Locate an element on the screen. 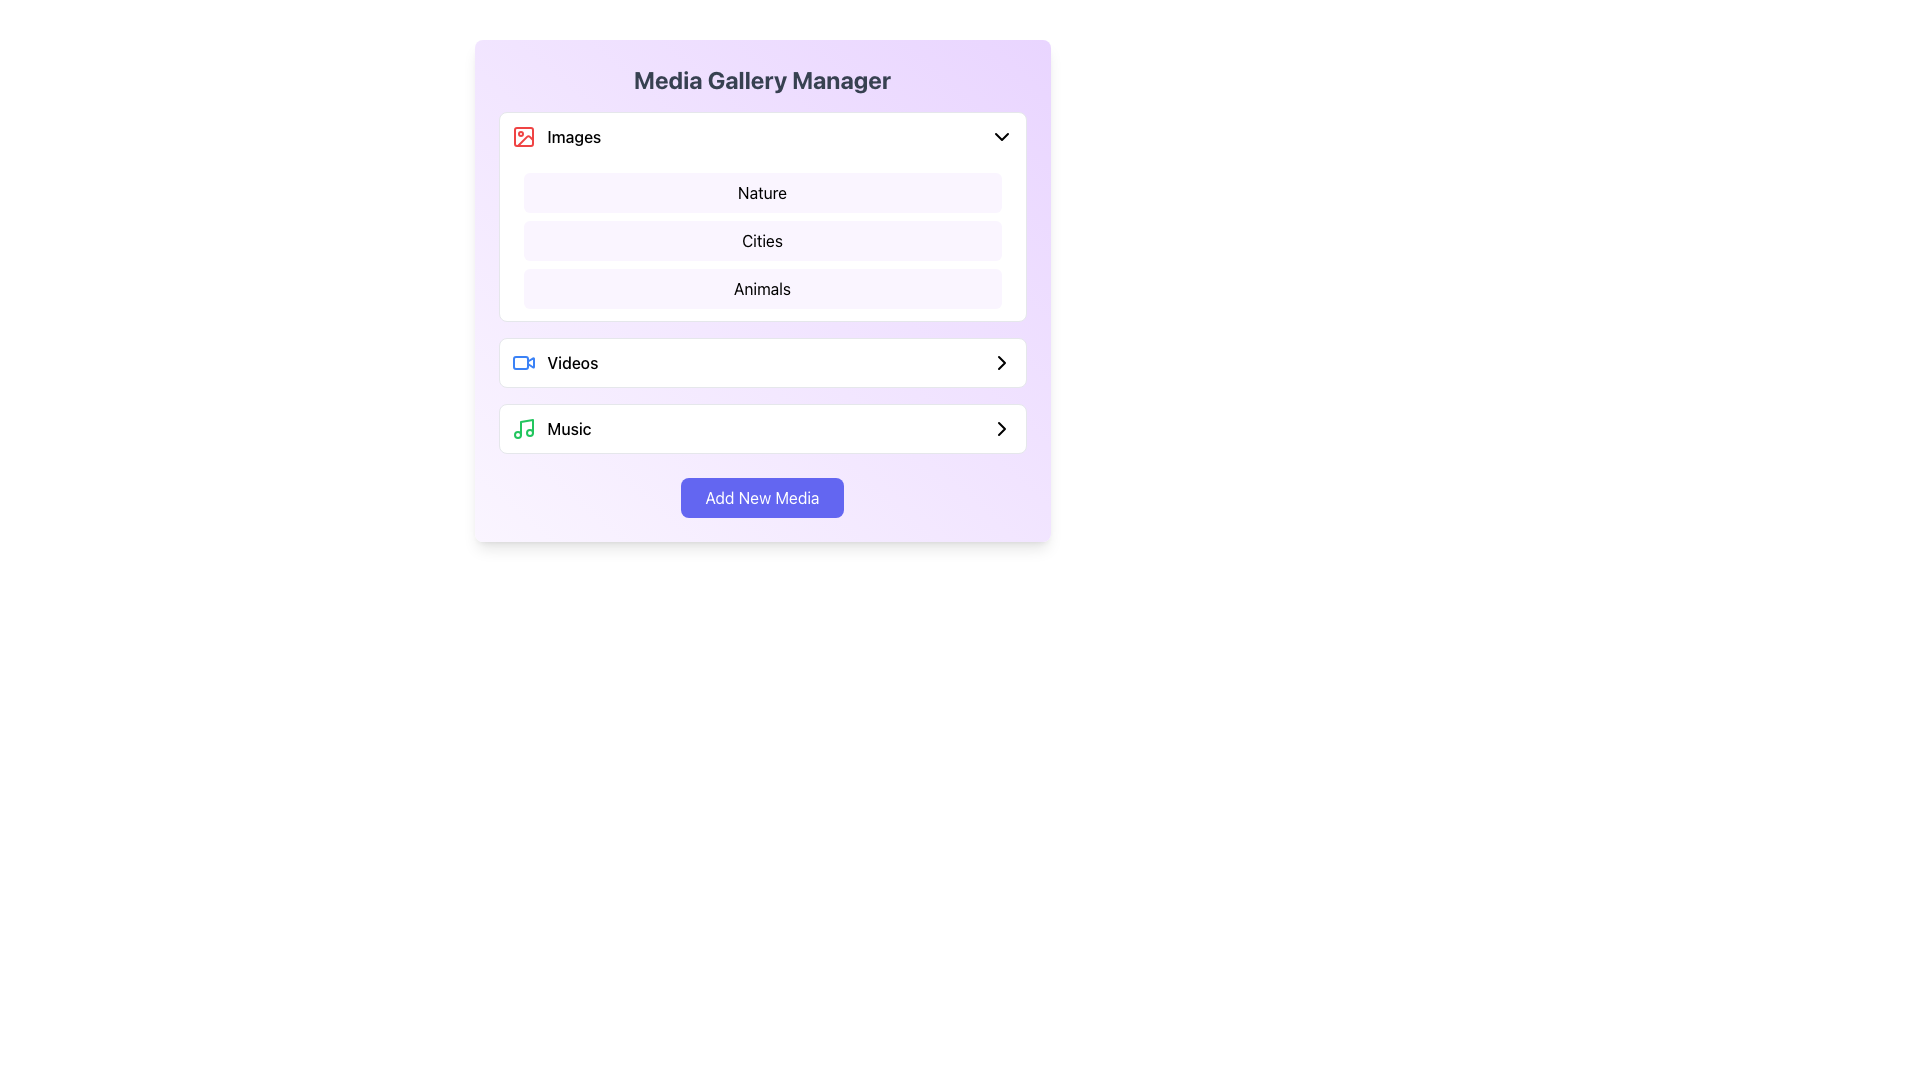 This screenshot has width=1920, height=1080. the thin, diagonal line element that is part of the green music-themed icon in the 'Music' section of the Media Gallery Manager is located at coordinates (526, 426).